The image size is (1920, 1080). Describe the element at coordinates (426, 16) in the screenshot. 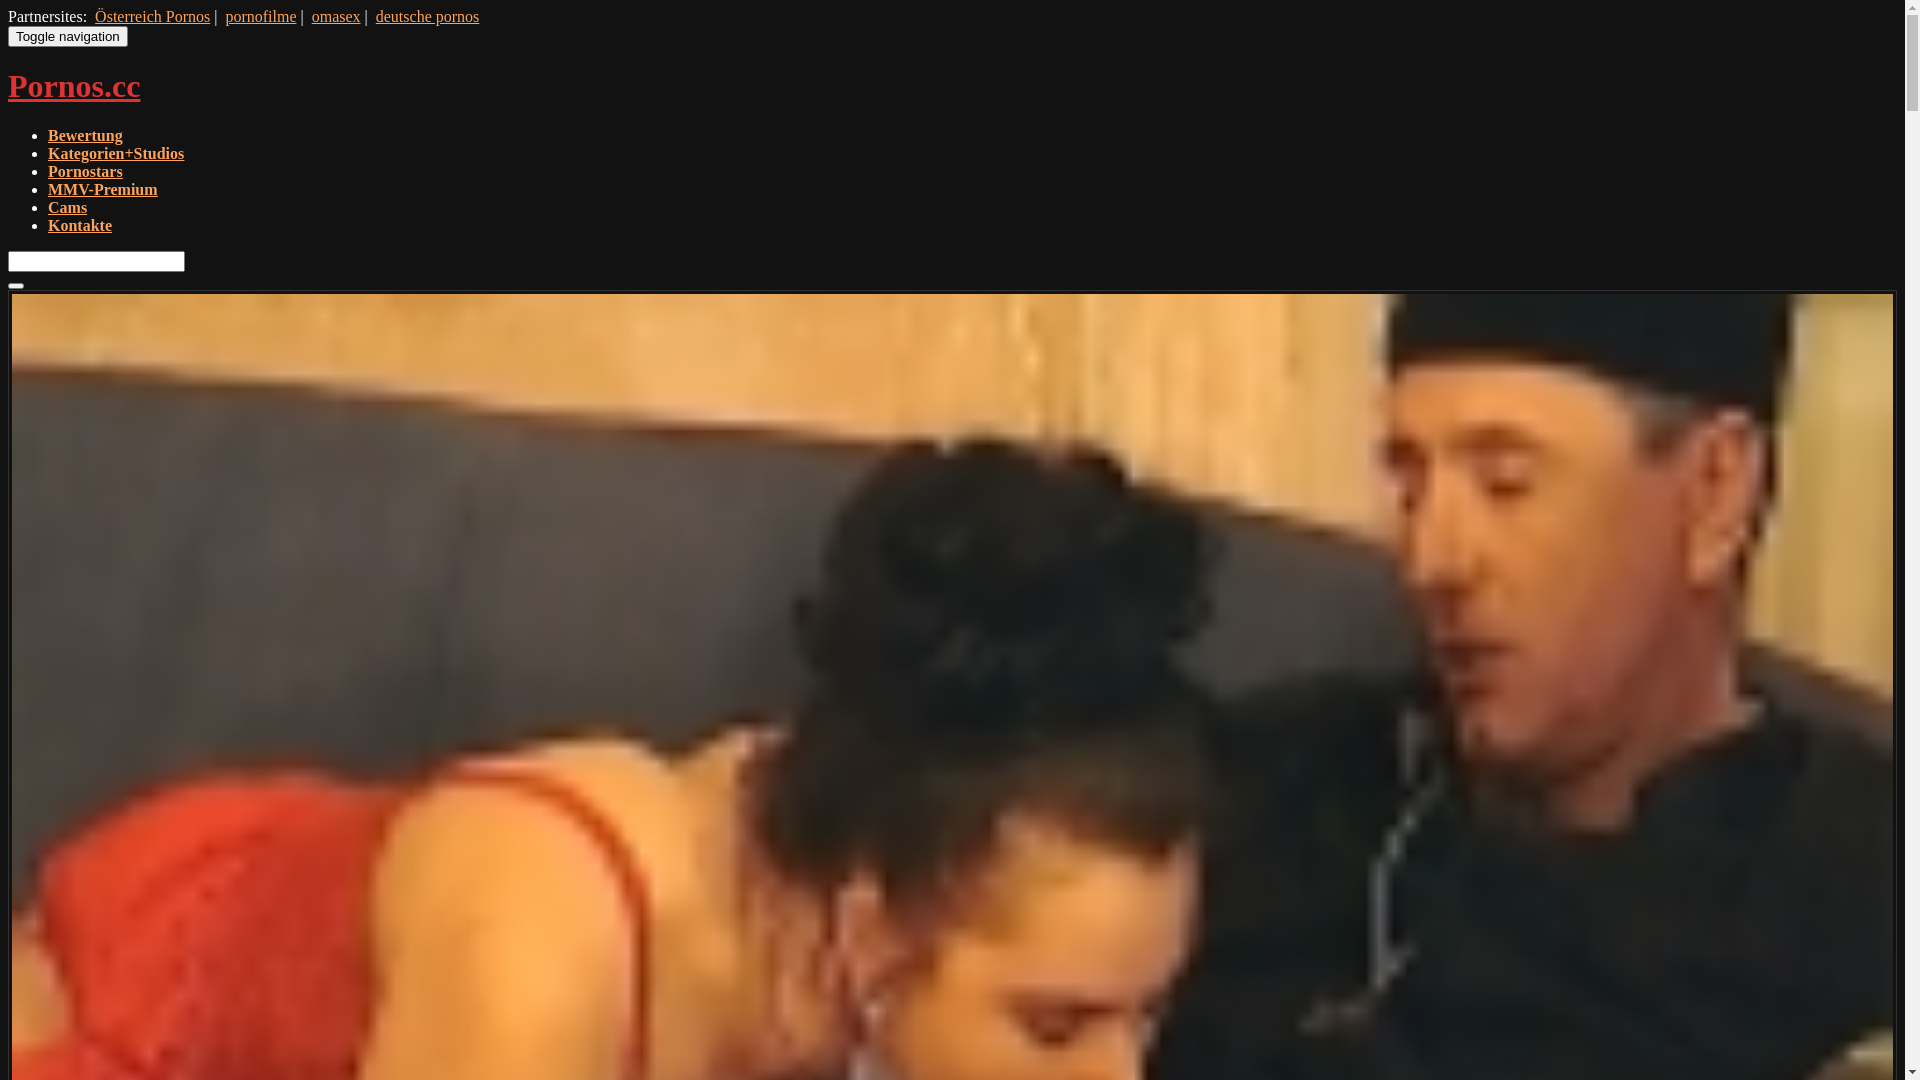

I see `'deutsche pornos'` at that location.